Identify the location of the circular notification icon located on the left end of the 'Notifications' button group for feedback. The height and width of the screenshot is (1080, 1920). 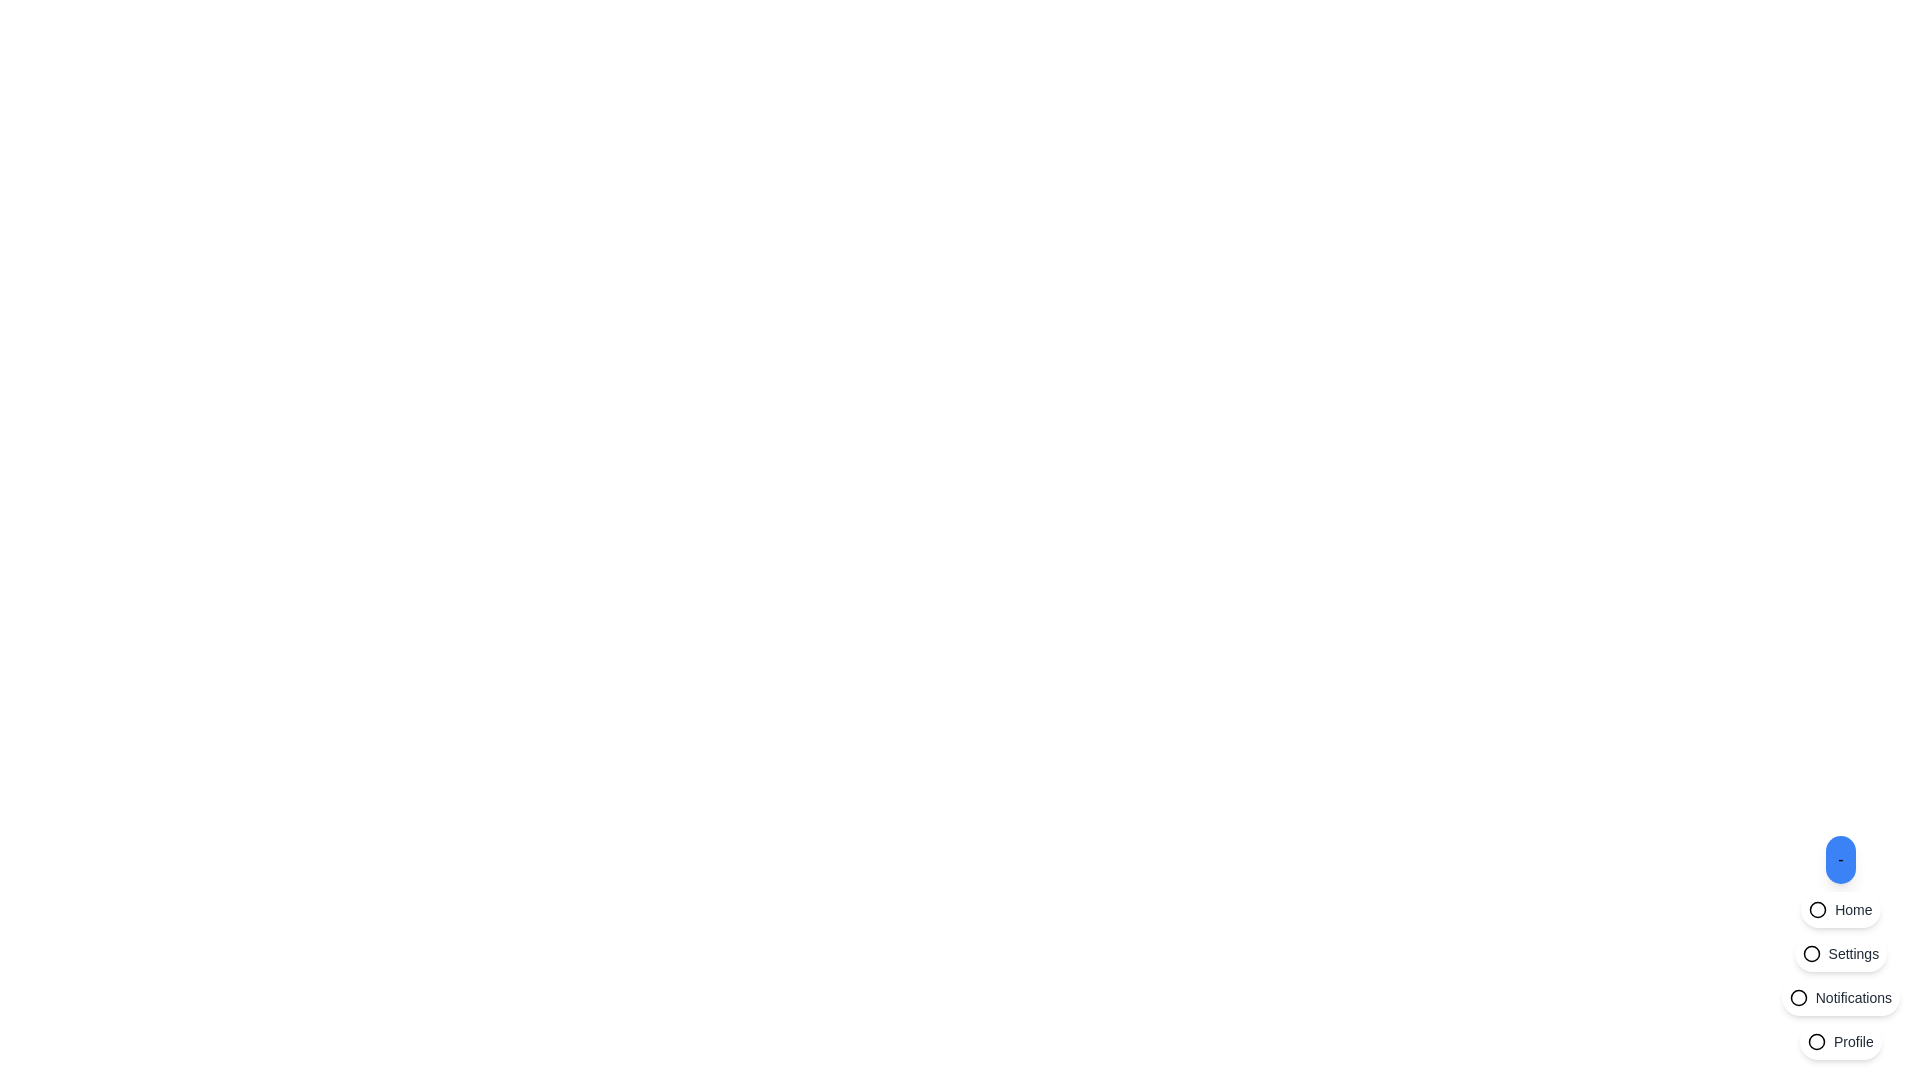
(1798, 998).